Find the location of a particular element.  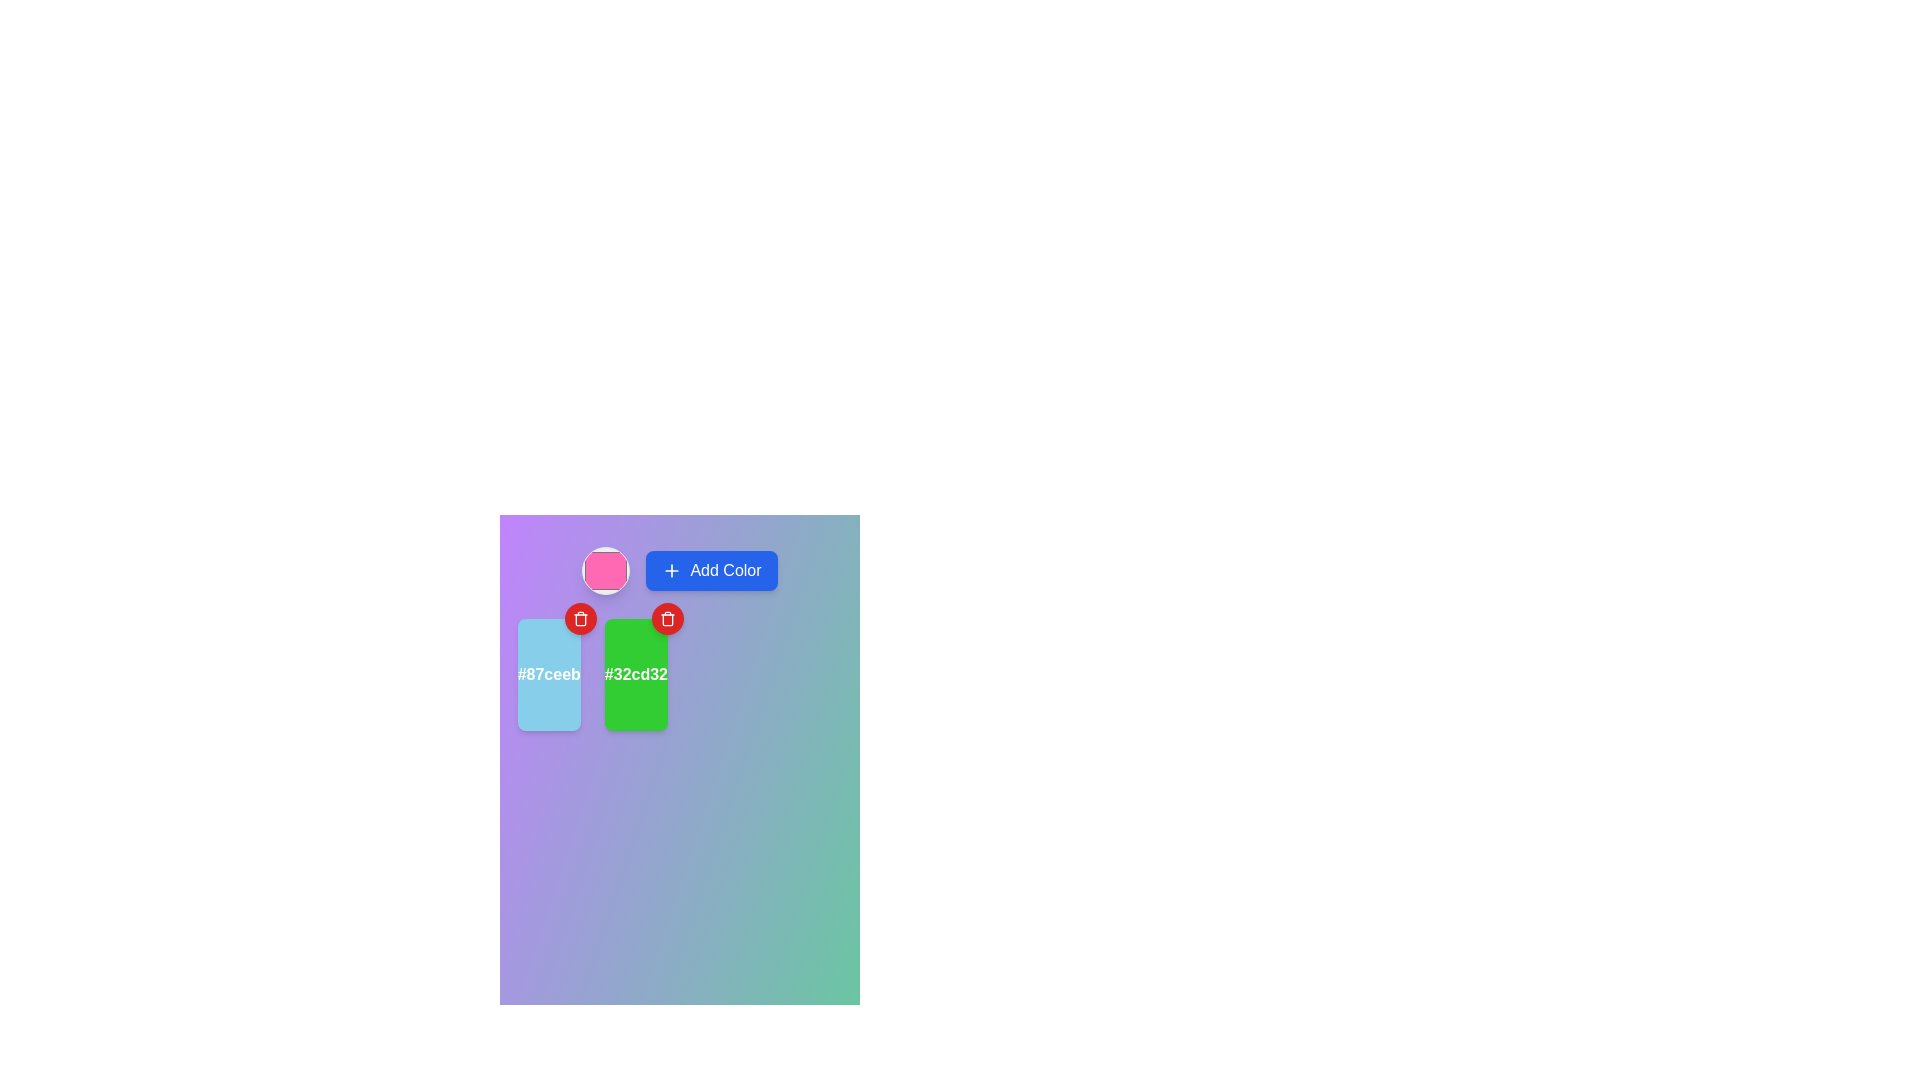

the delete button located in the top-right corner of the green card labeled '#32cd32' is located at coordinates (667, 617).